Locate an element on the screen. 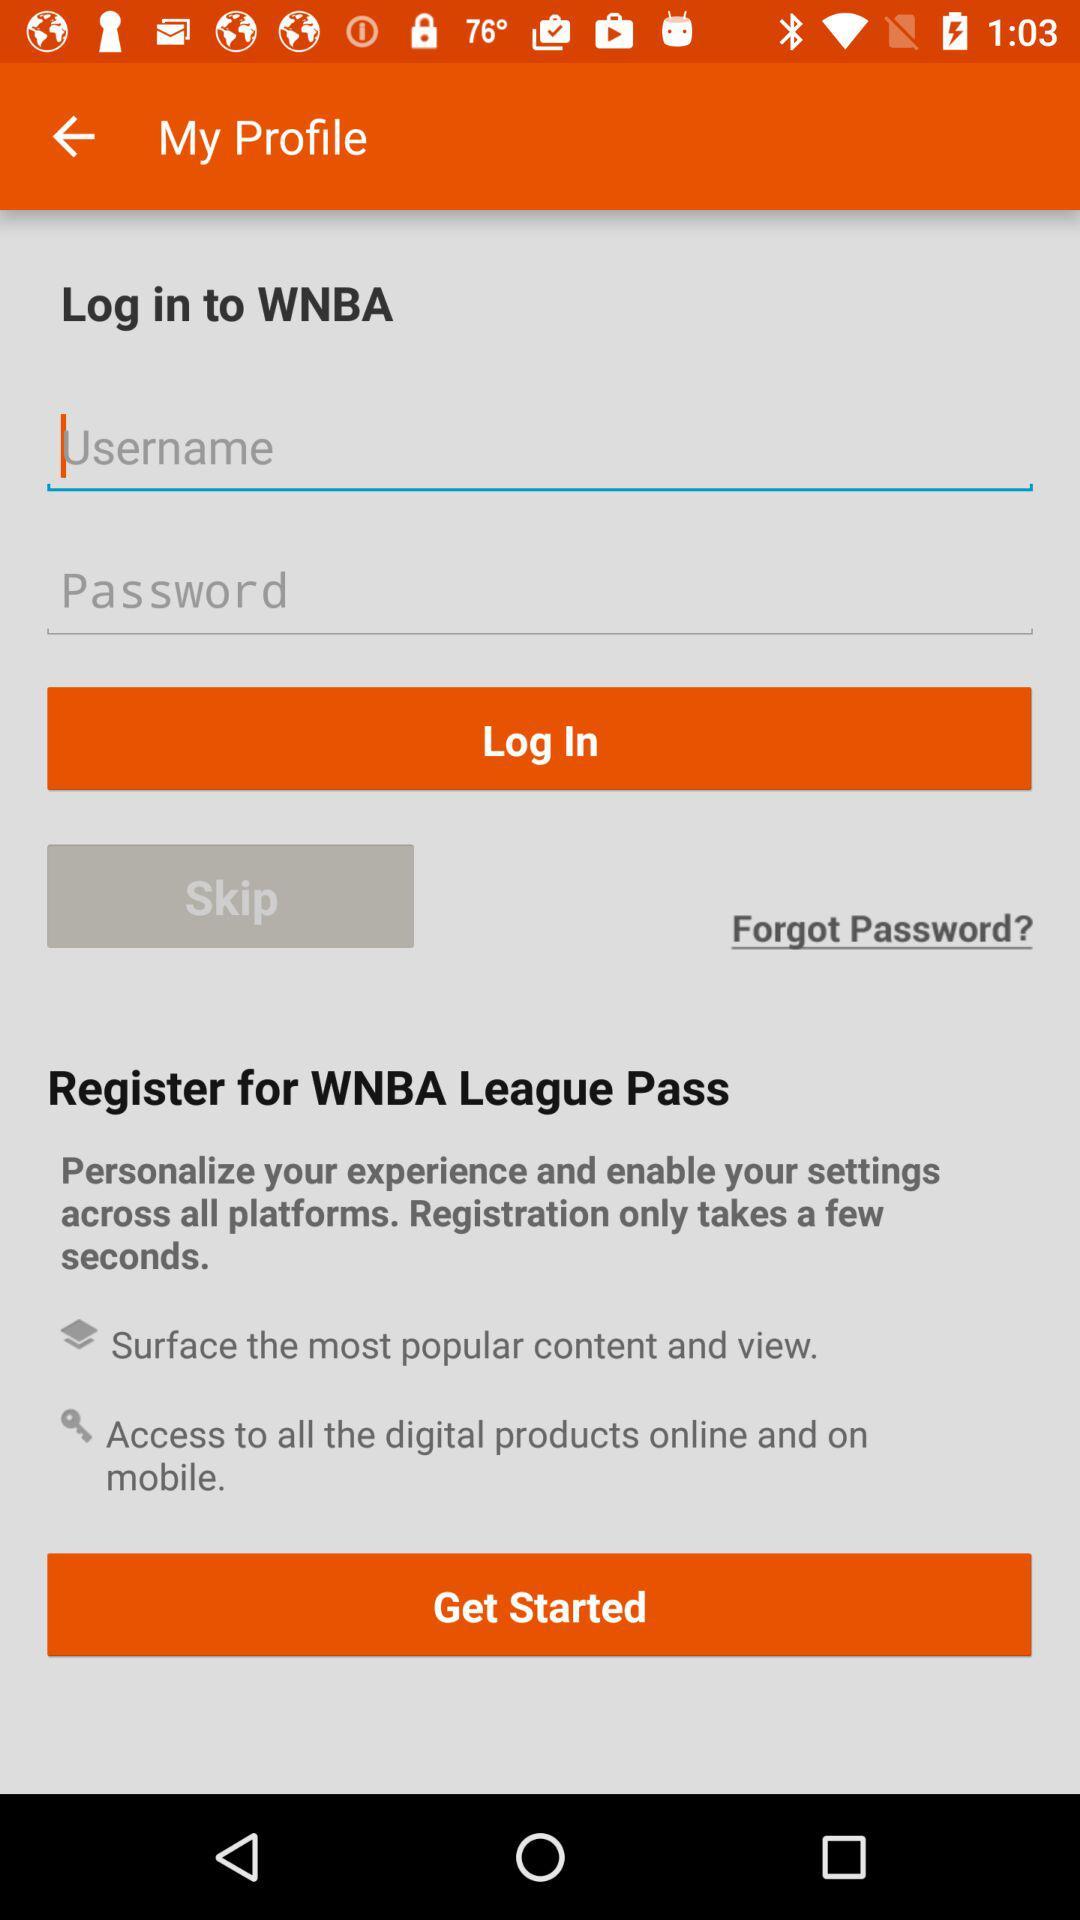  item to the right of skip is located at coordinates (880, 930).